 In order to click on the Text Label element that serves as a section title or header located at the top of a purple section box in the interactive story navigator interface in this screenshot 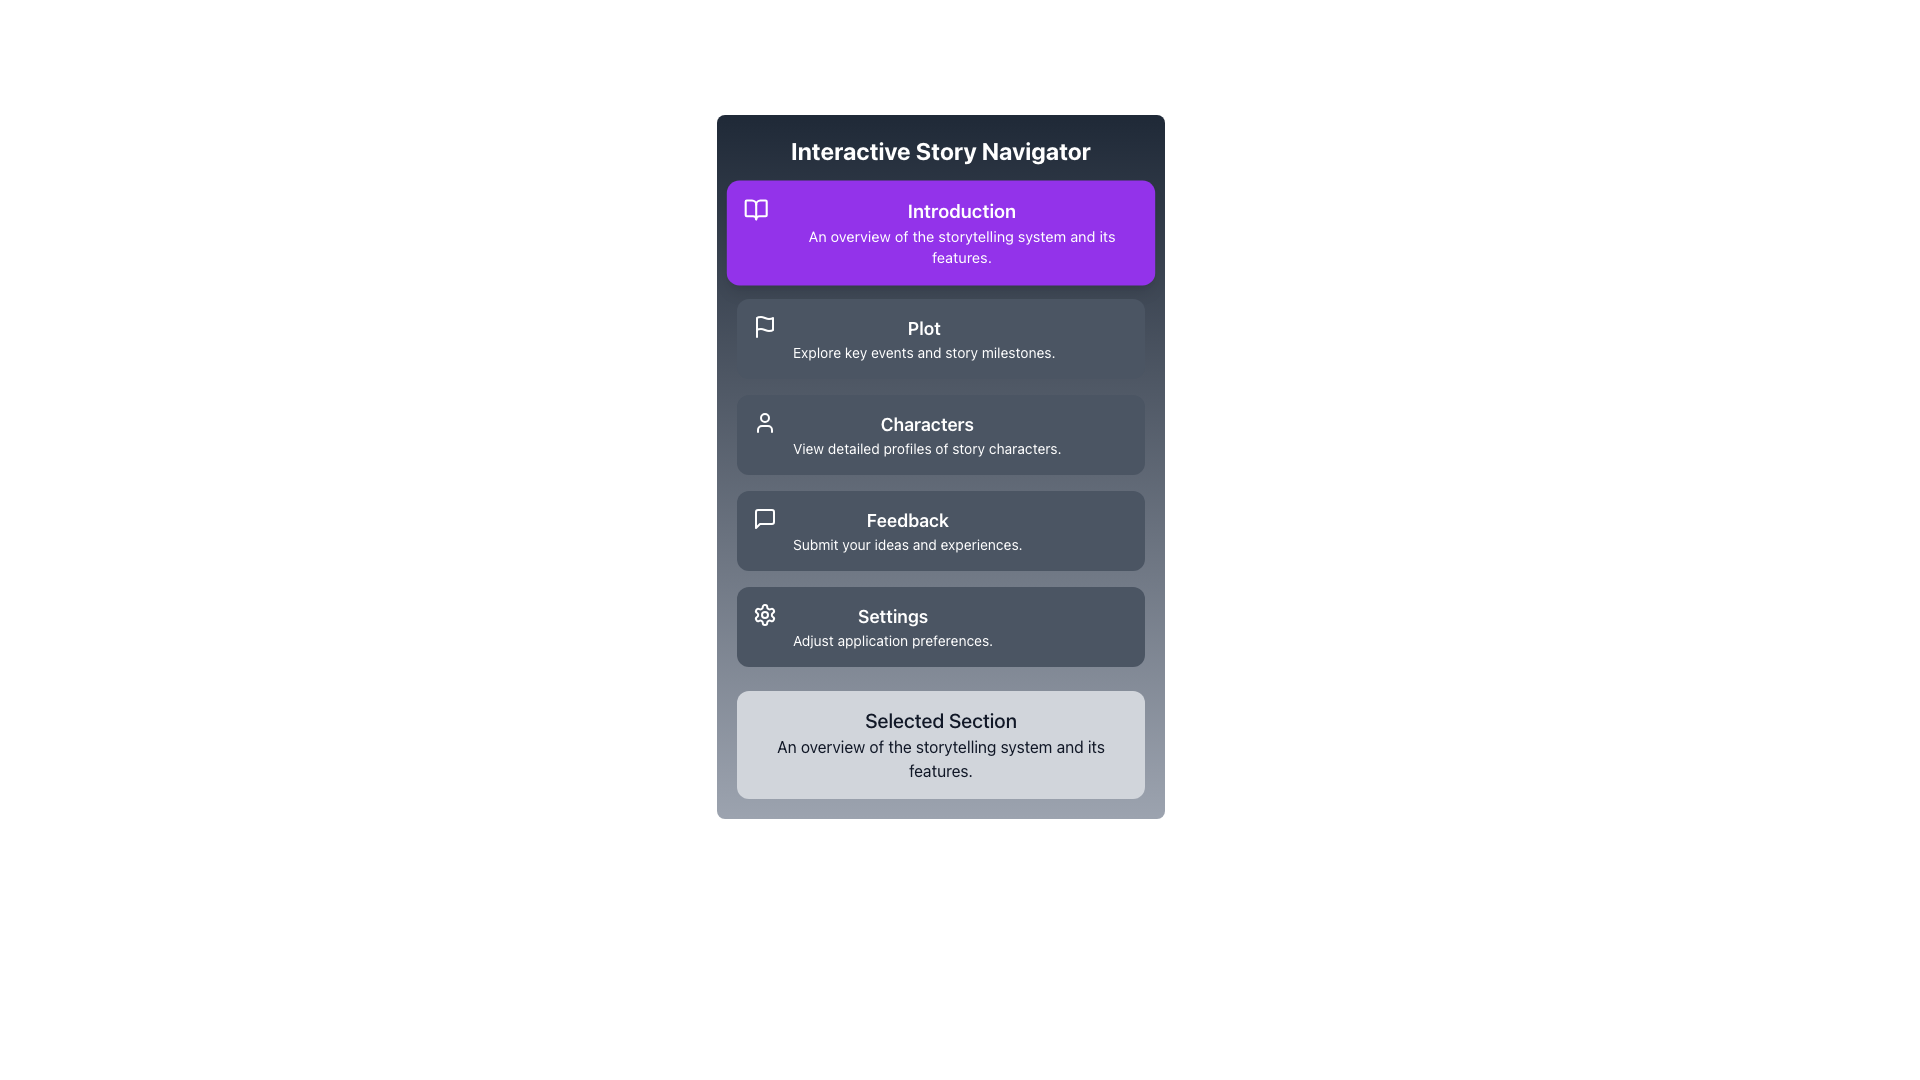, I will do `click(961, 212)`.